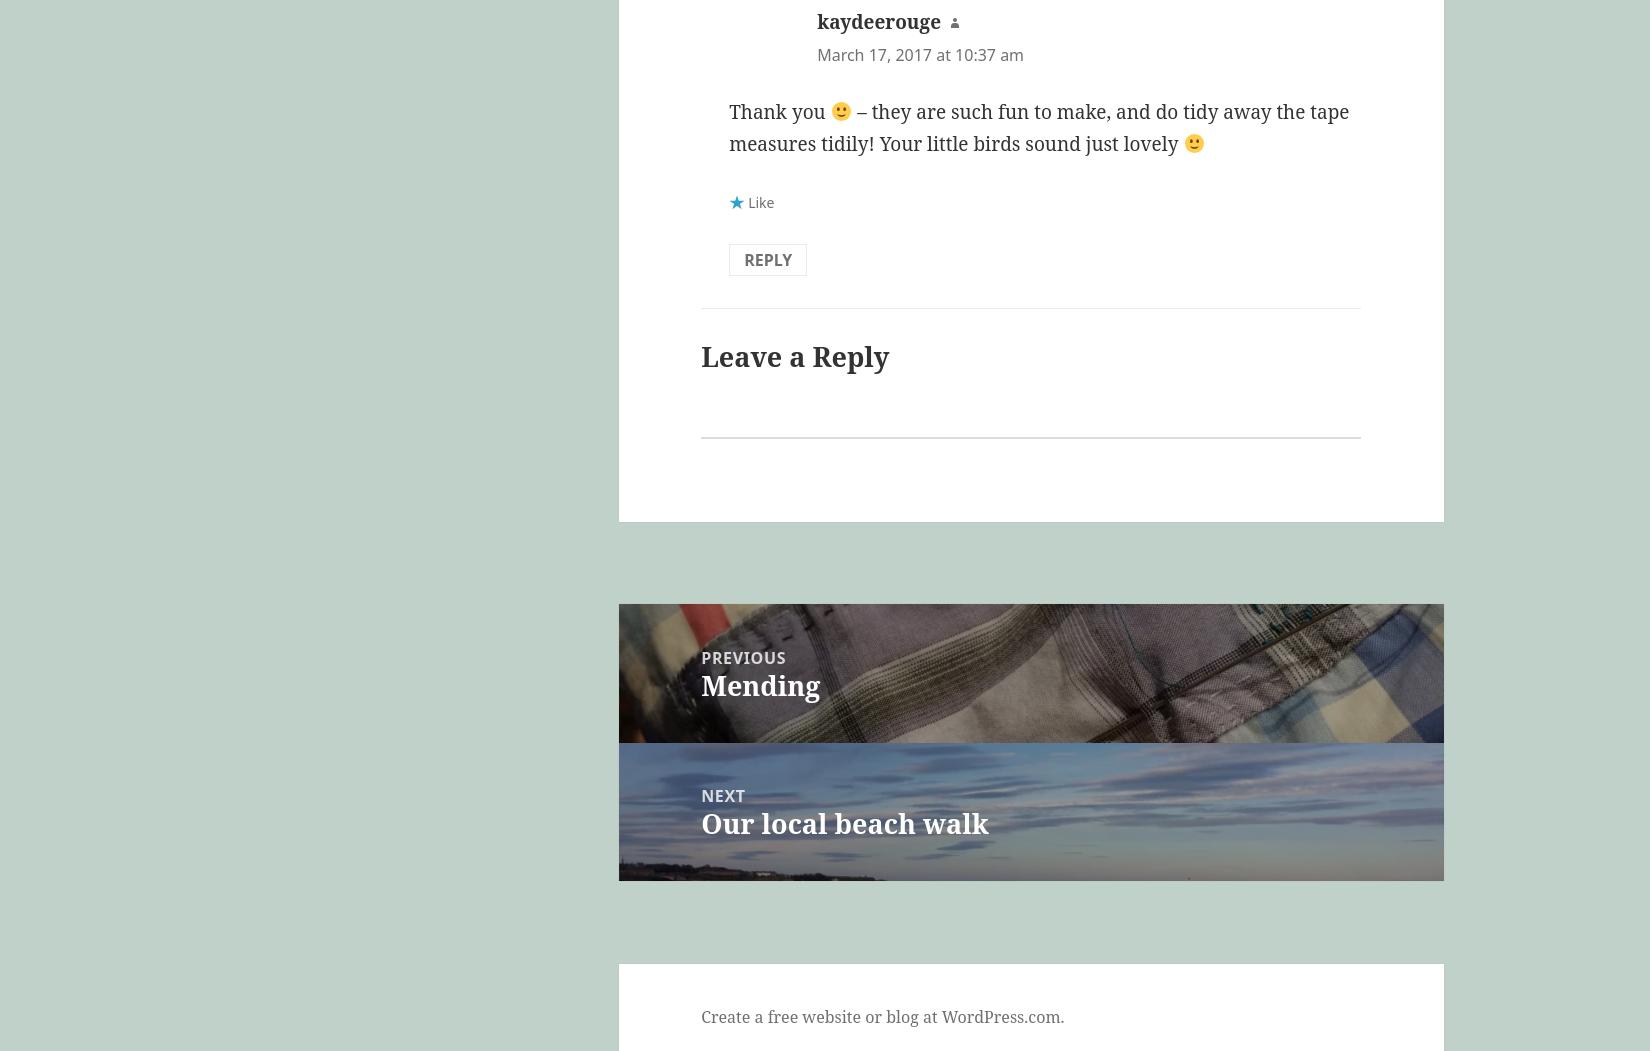  Describe the element at coordinates (742, 656) in the screenshot. I see `'Previous'` at that location.